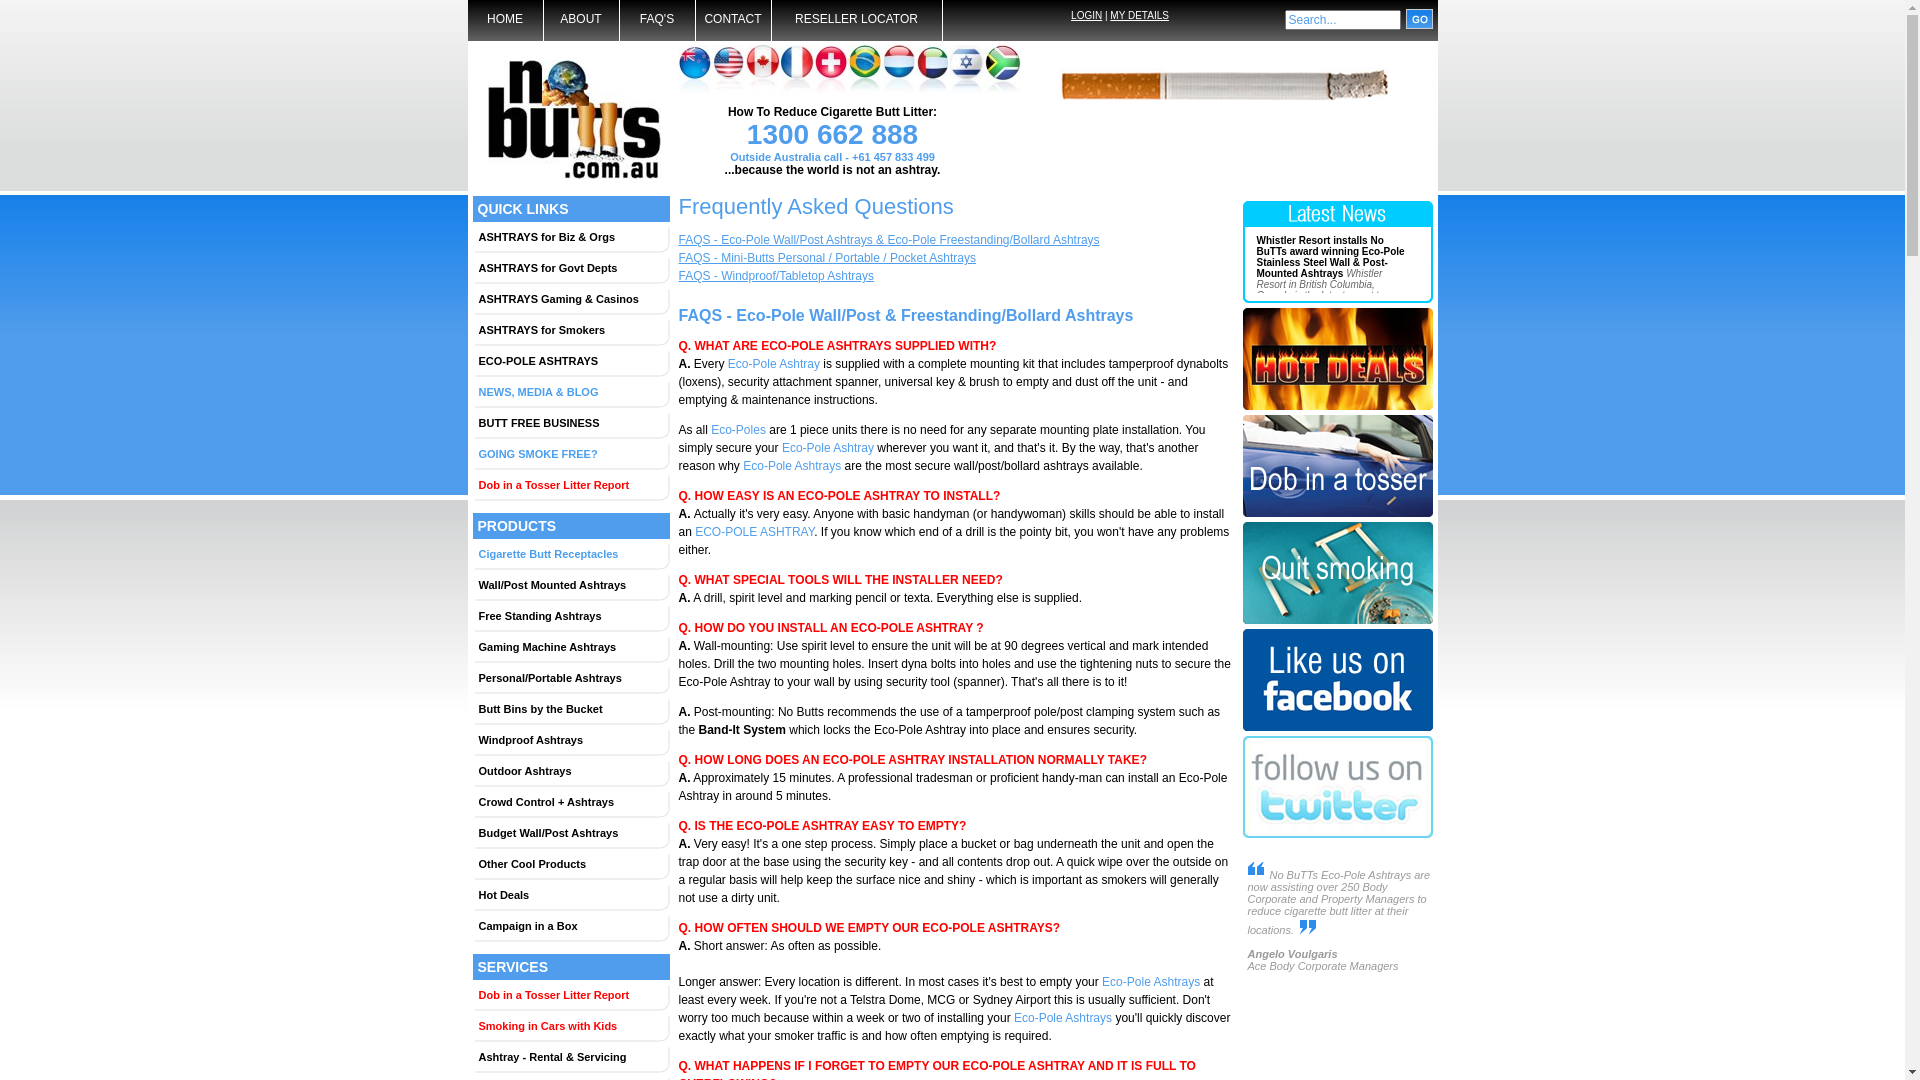 This screenshot has width=1920, height=1080. What do you see at coordinates (505, 20) in the screenshot?
I see `'HOME'` at bounding box center [505, 20].